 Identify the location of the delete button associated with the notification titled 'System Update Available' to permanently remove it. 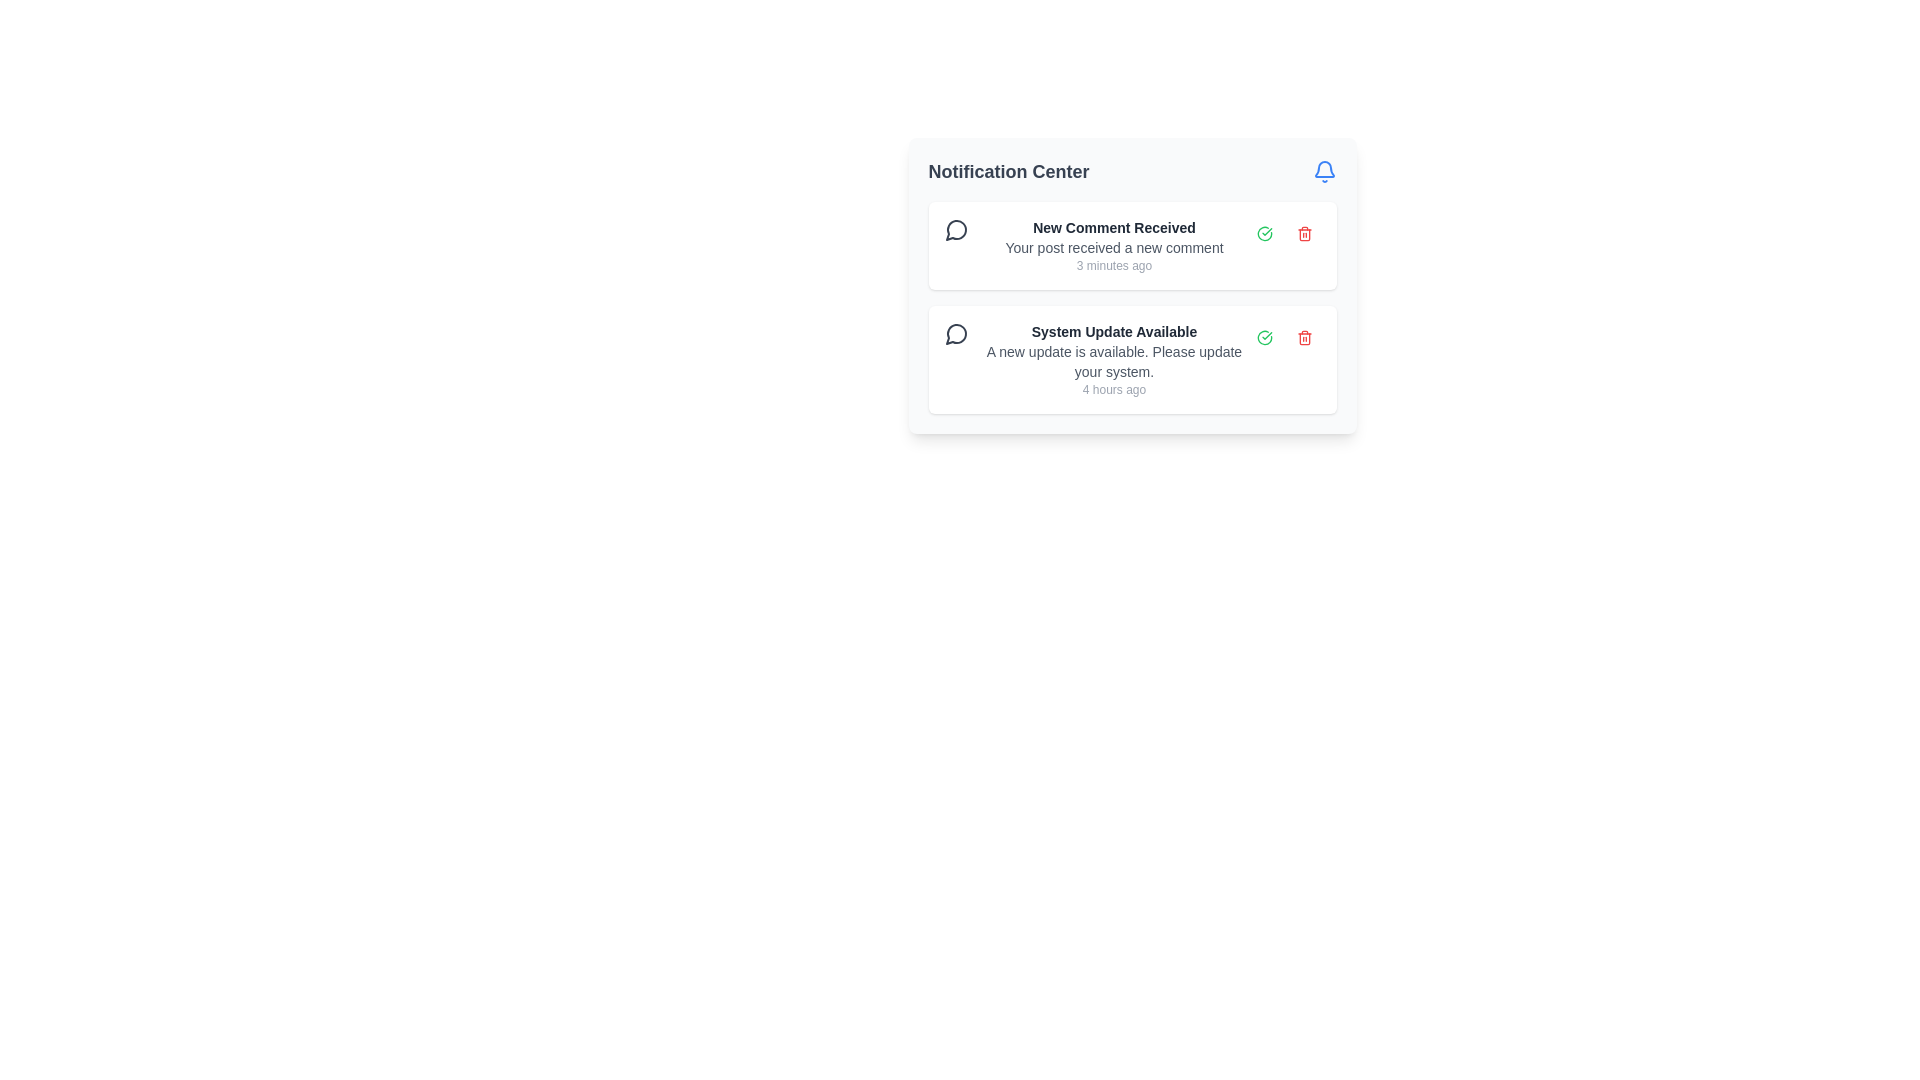
(1304, 337).